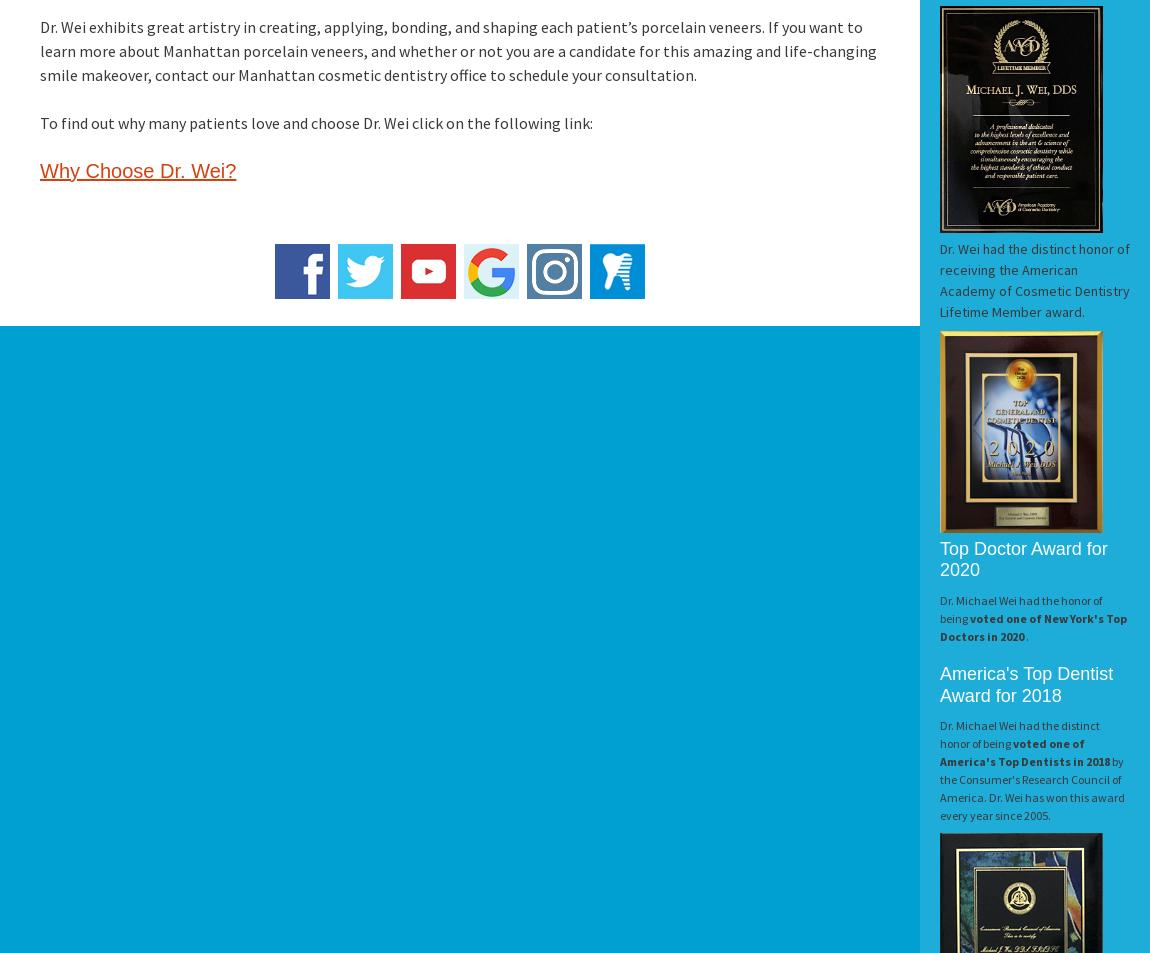 The width and height of the screenshot is (1150, 953). I want to click on '.', so click(1026, 635).